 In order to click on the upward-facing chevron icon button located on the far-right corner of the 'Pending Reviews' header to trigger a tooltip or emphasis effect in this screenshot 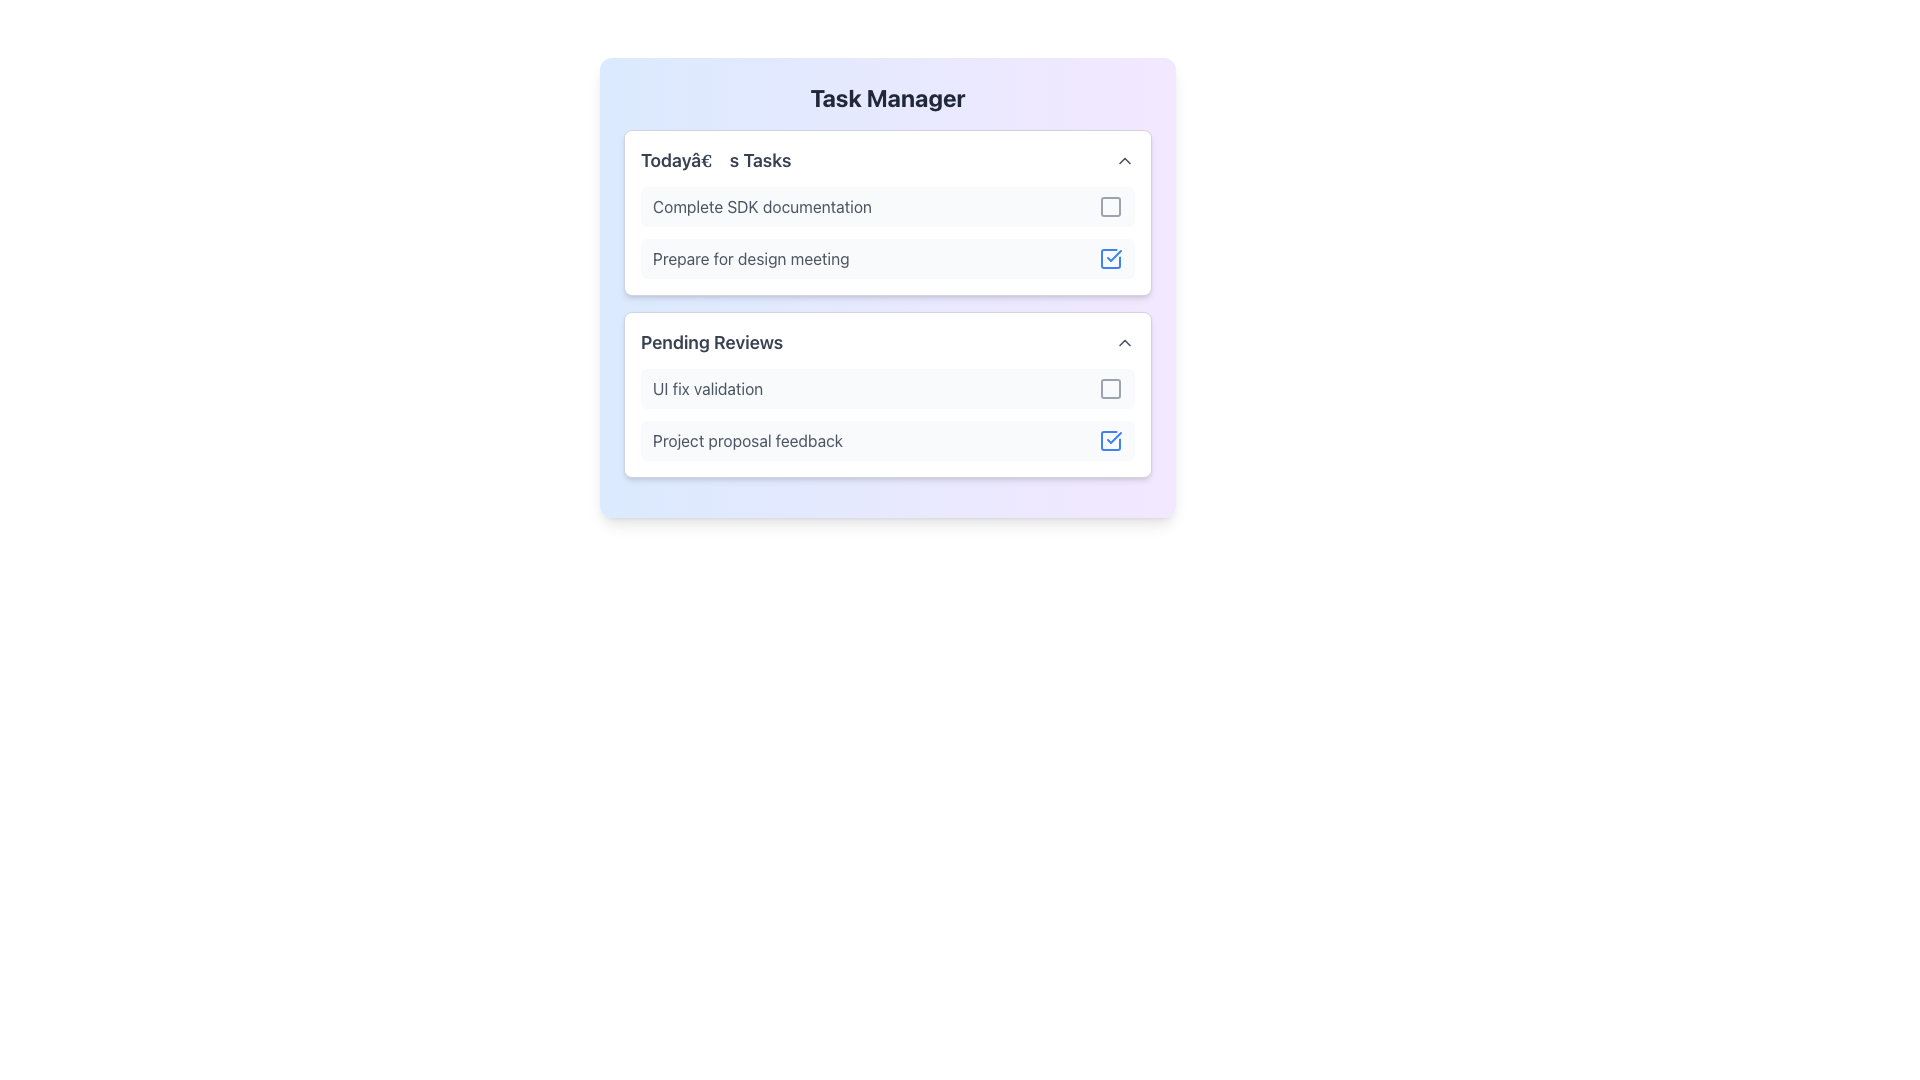, I will do `click(1124, 342)`.